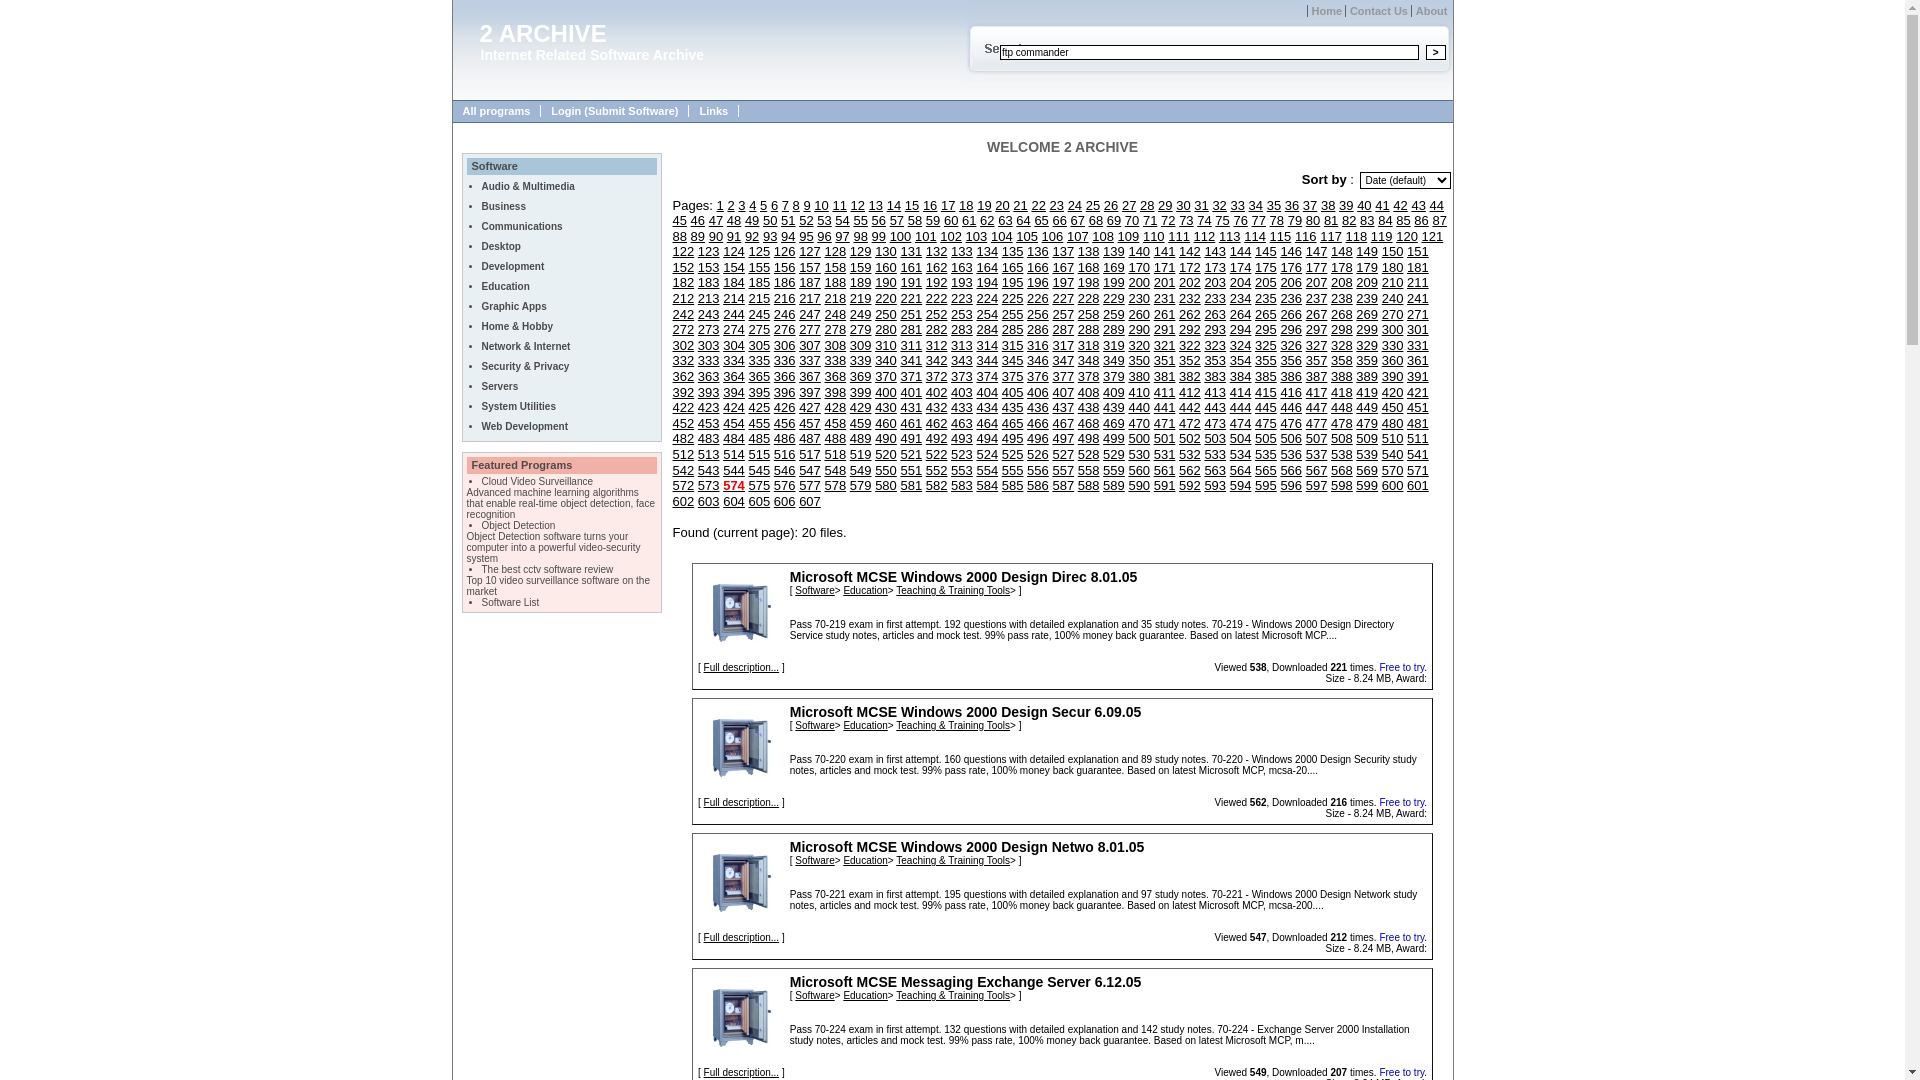 The width and height of the screenshot is (1920, 1080). I want to click on '371', so click(899, 376).